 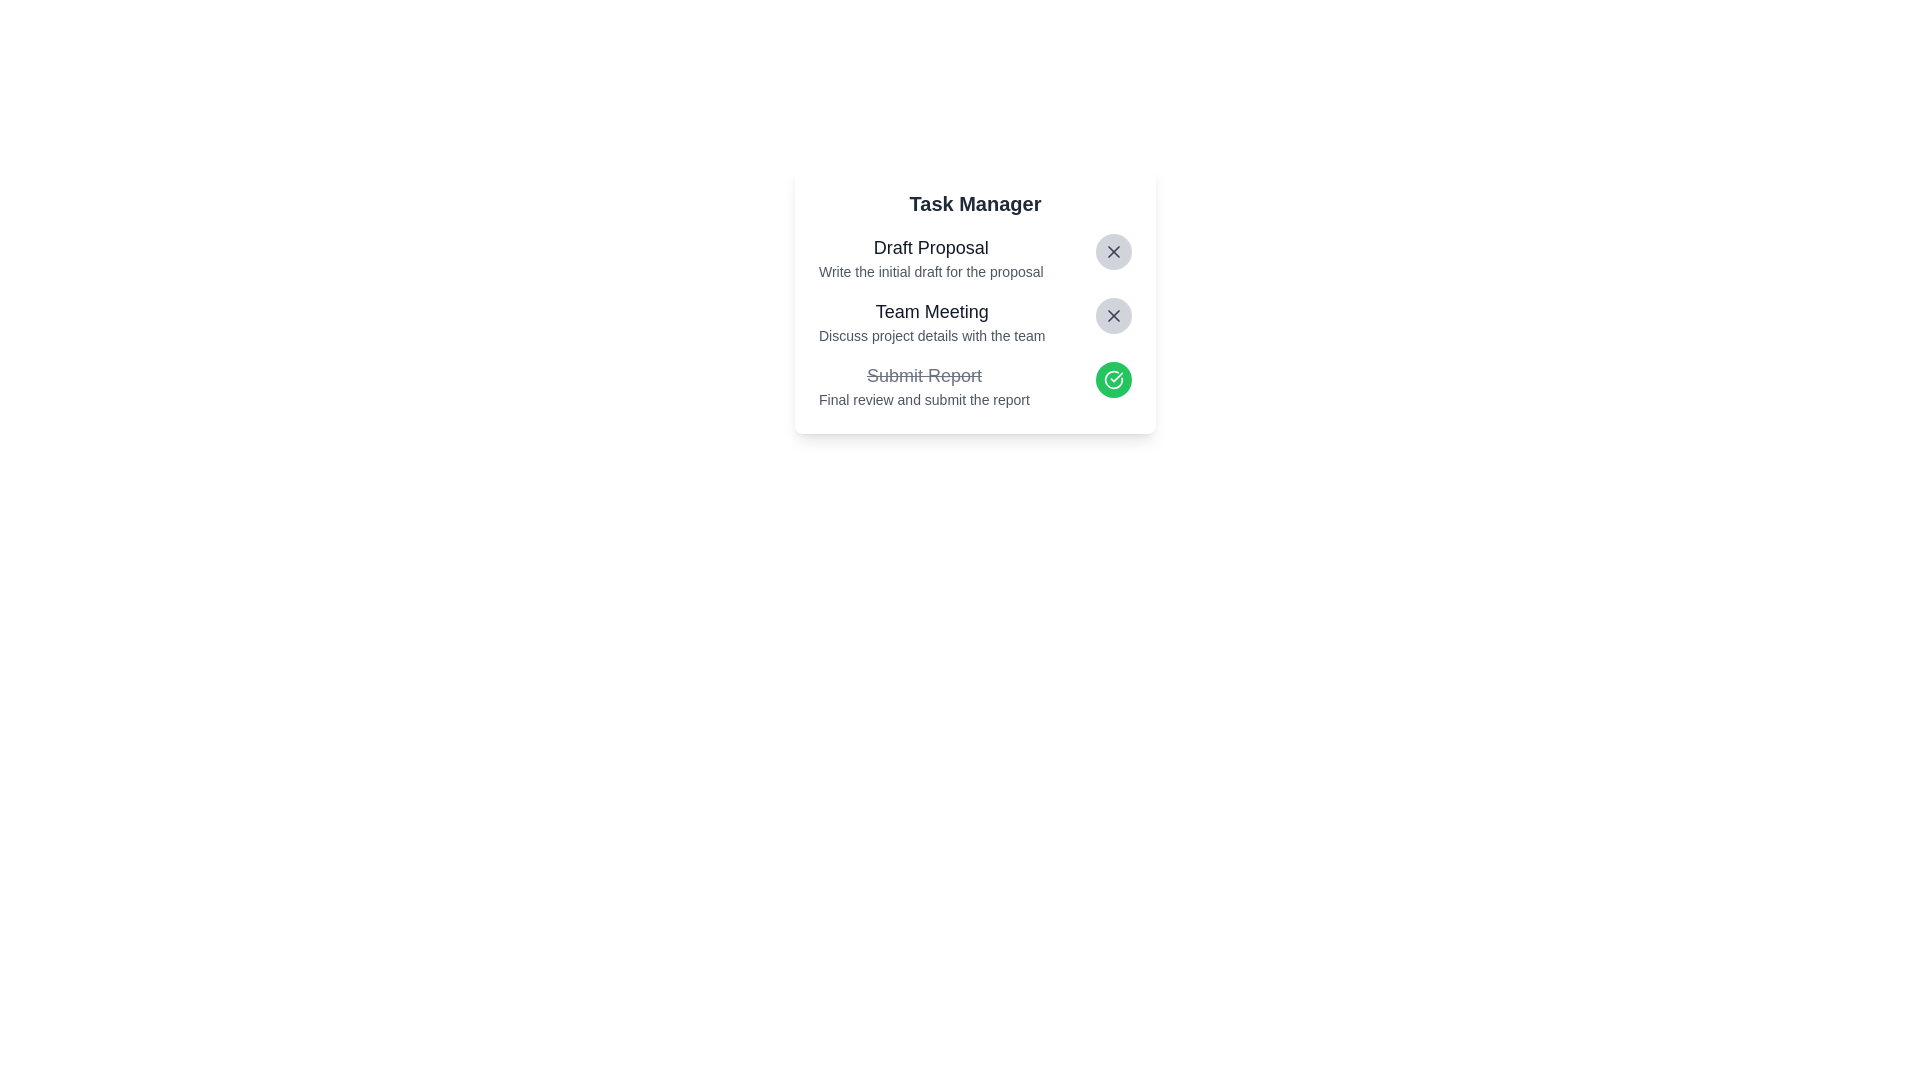 I want to click on the non-interactive text label providing context for the 'Team Meeting' item, located below it and centered horizontally, so click(x=931, y=334).